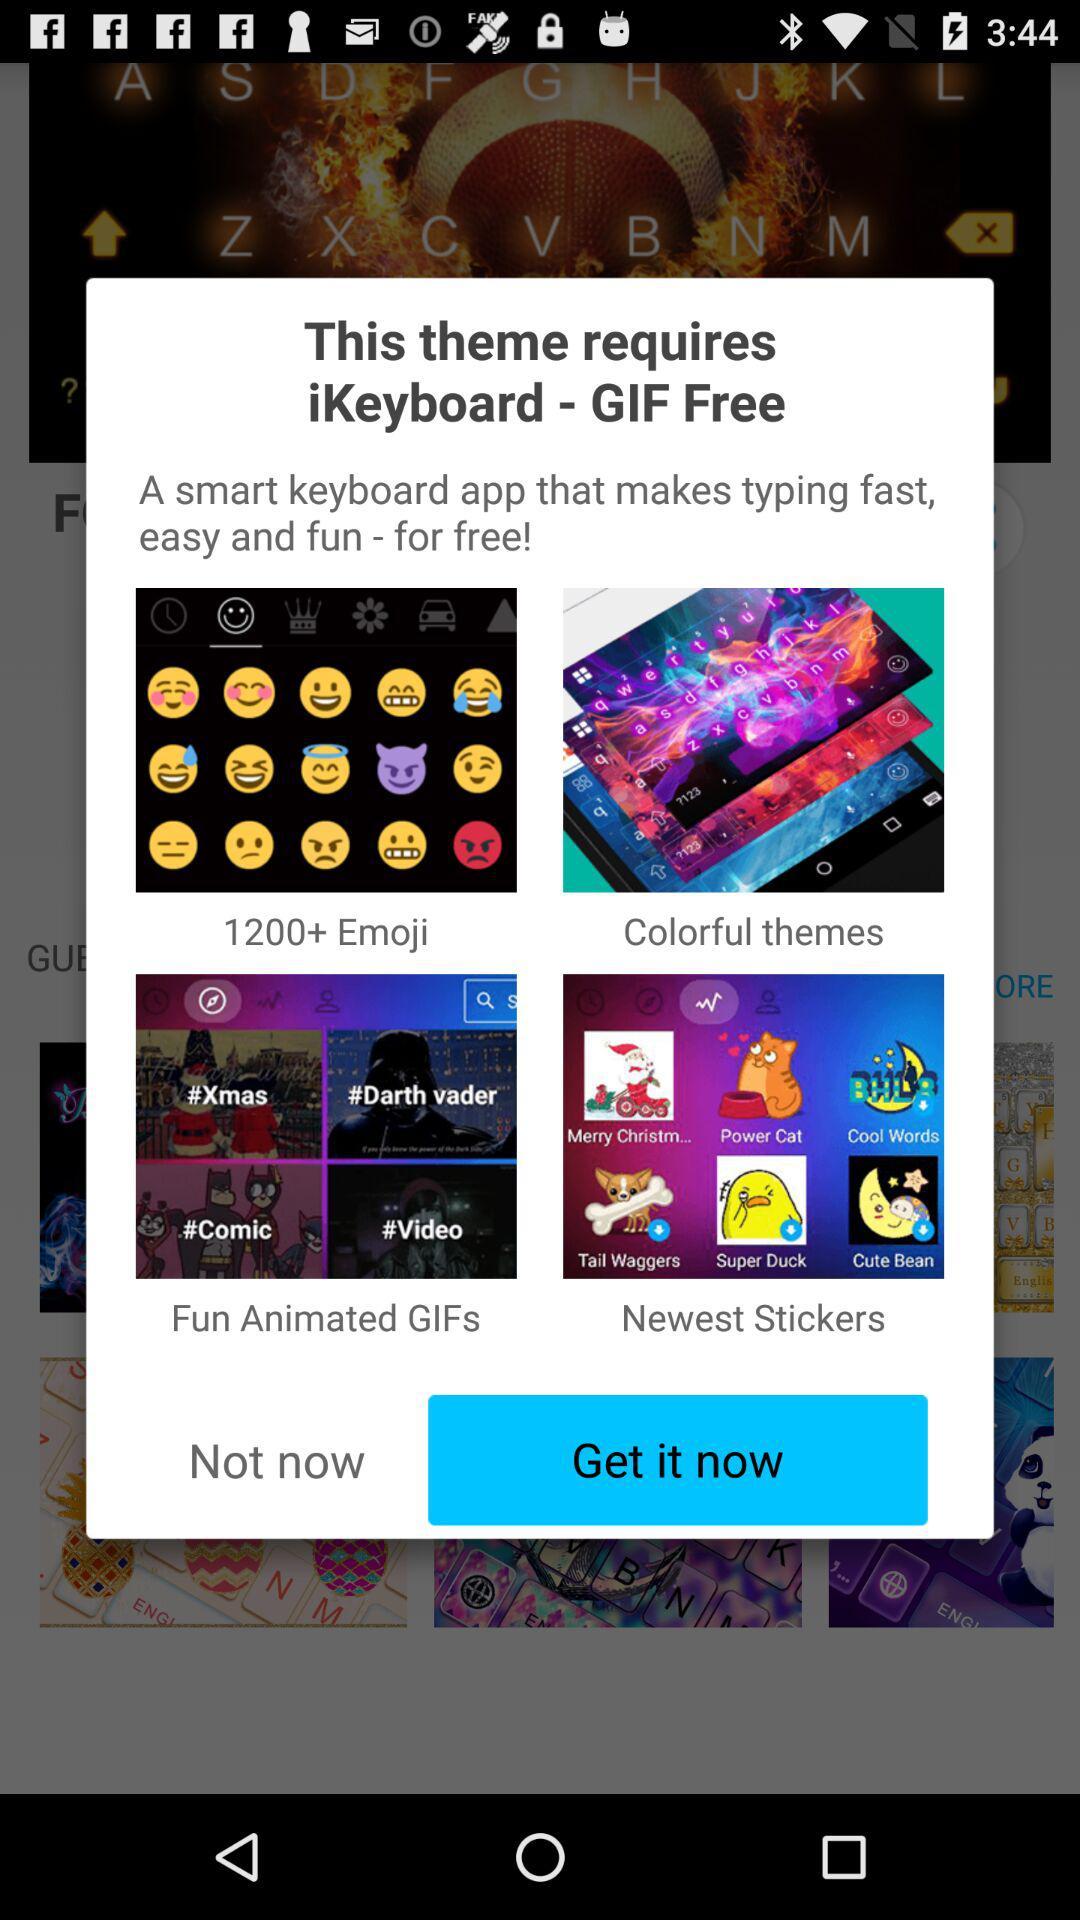 Image resolution: width=1080 pixels, height=1920 pixels. What do you see at coordinates (677, 1460) in the screenshot?
I see `the get it now` at bounding box center [677, 1460].